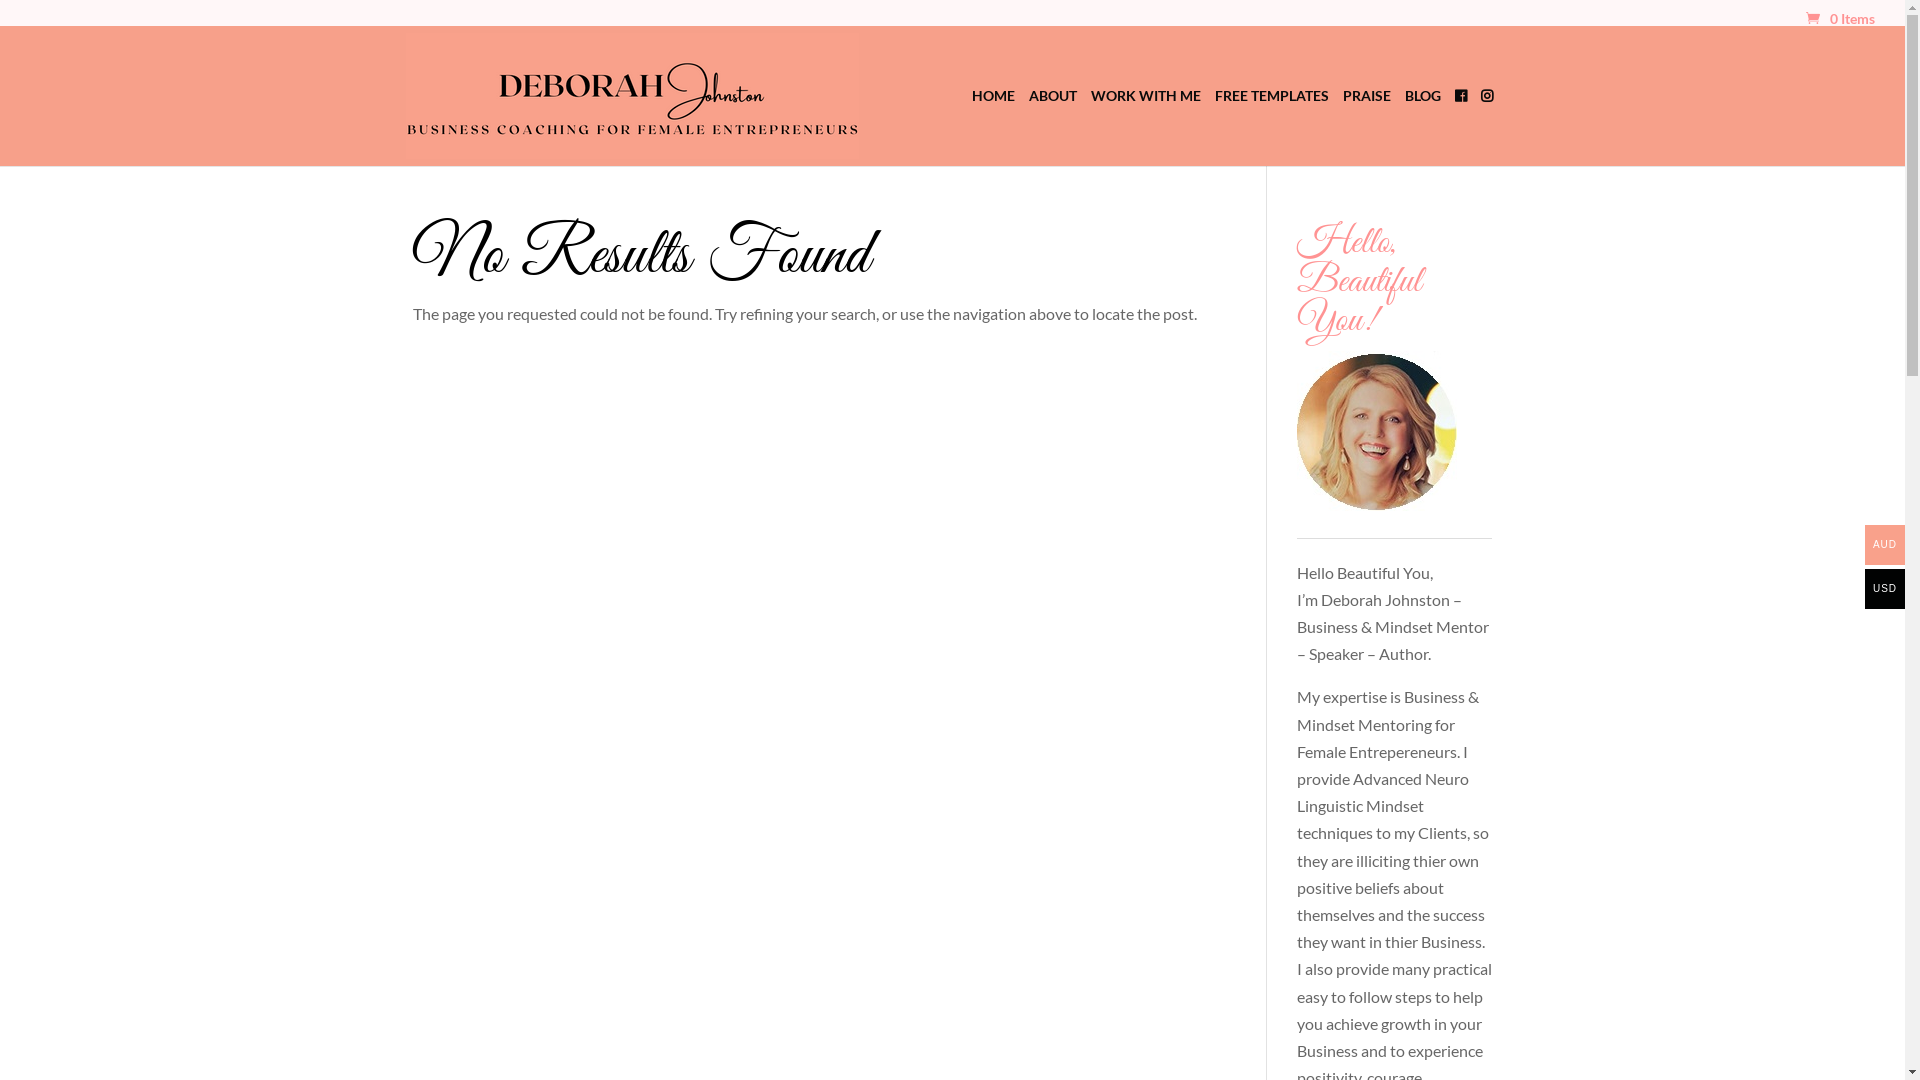 The image size is (1920, 1080). Describe the element at coordinates (971, 126) in the screenshot. I see `'HOME'` at that location.